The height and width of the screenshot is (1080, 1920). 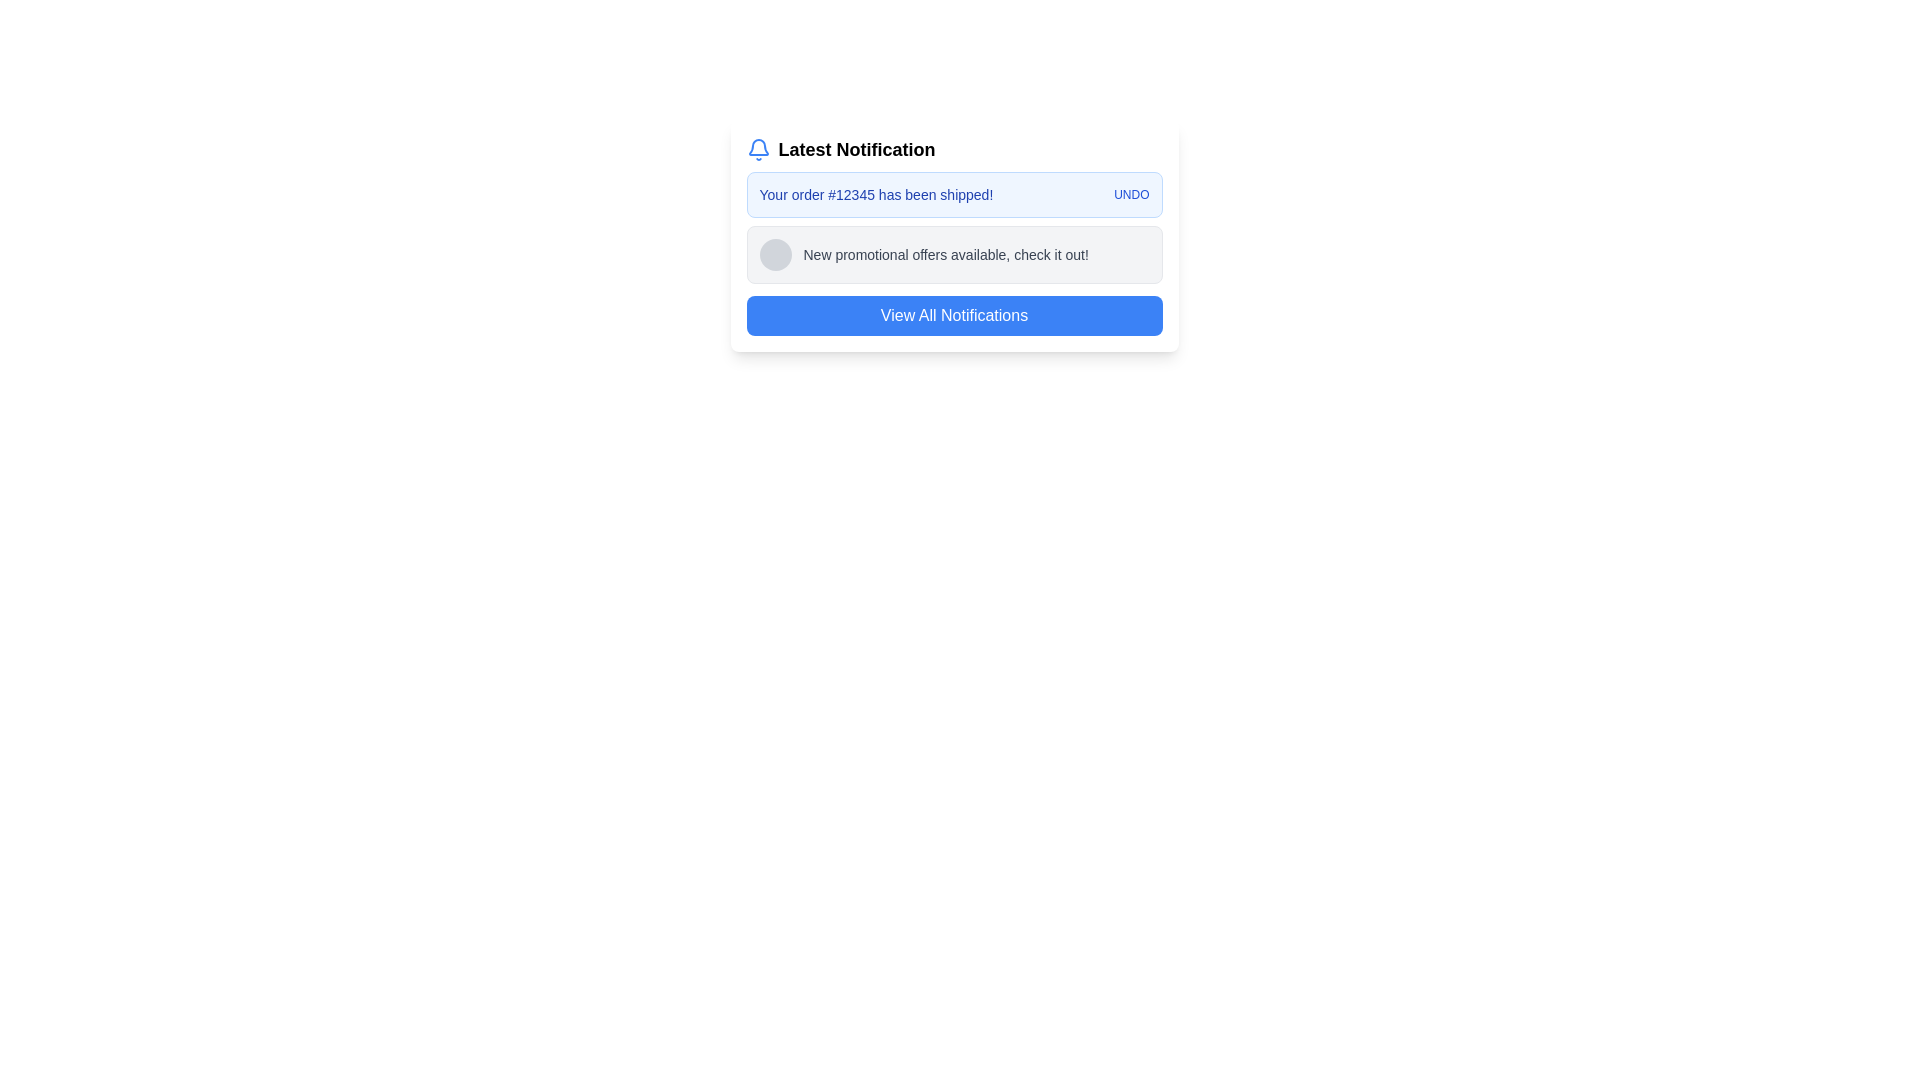 I want to click on the third notification in the notification panel that contains the text 'New promotional offers available, check it out!', so click(x=953, y=253).